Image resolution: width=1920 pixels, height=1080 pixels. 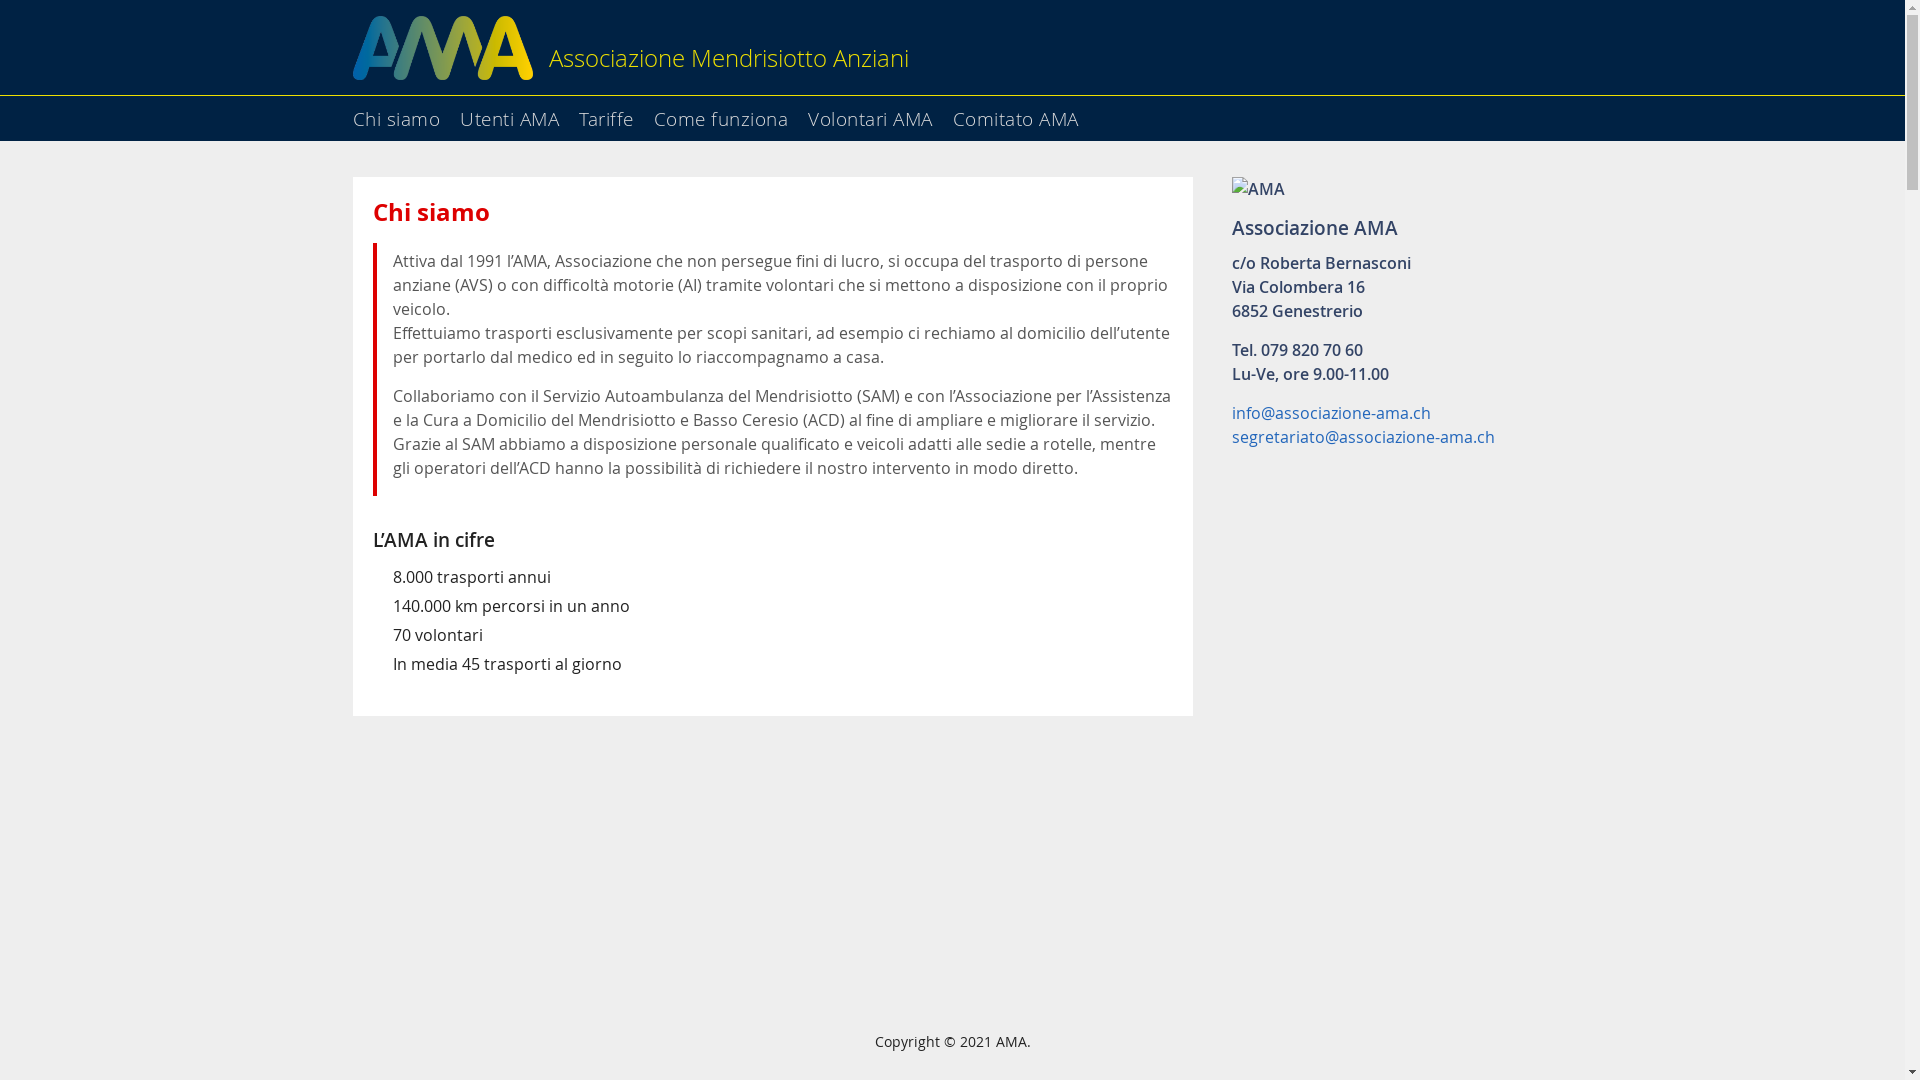 I want to click on 'Tariffe', so click(x=613, y=111).